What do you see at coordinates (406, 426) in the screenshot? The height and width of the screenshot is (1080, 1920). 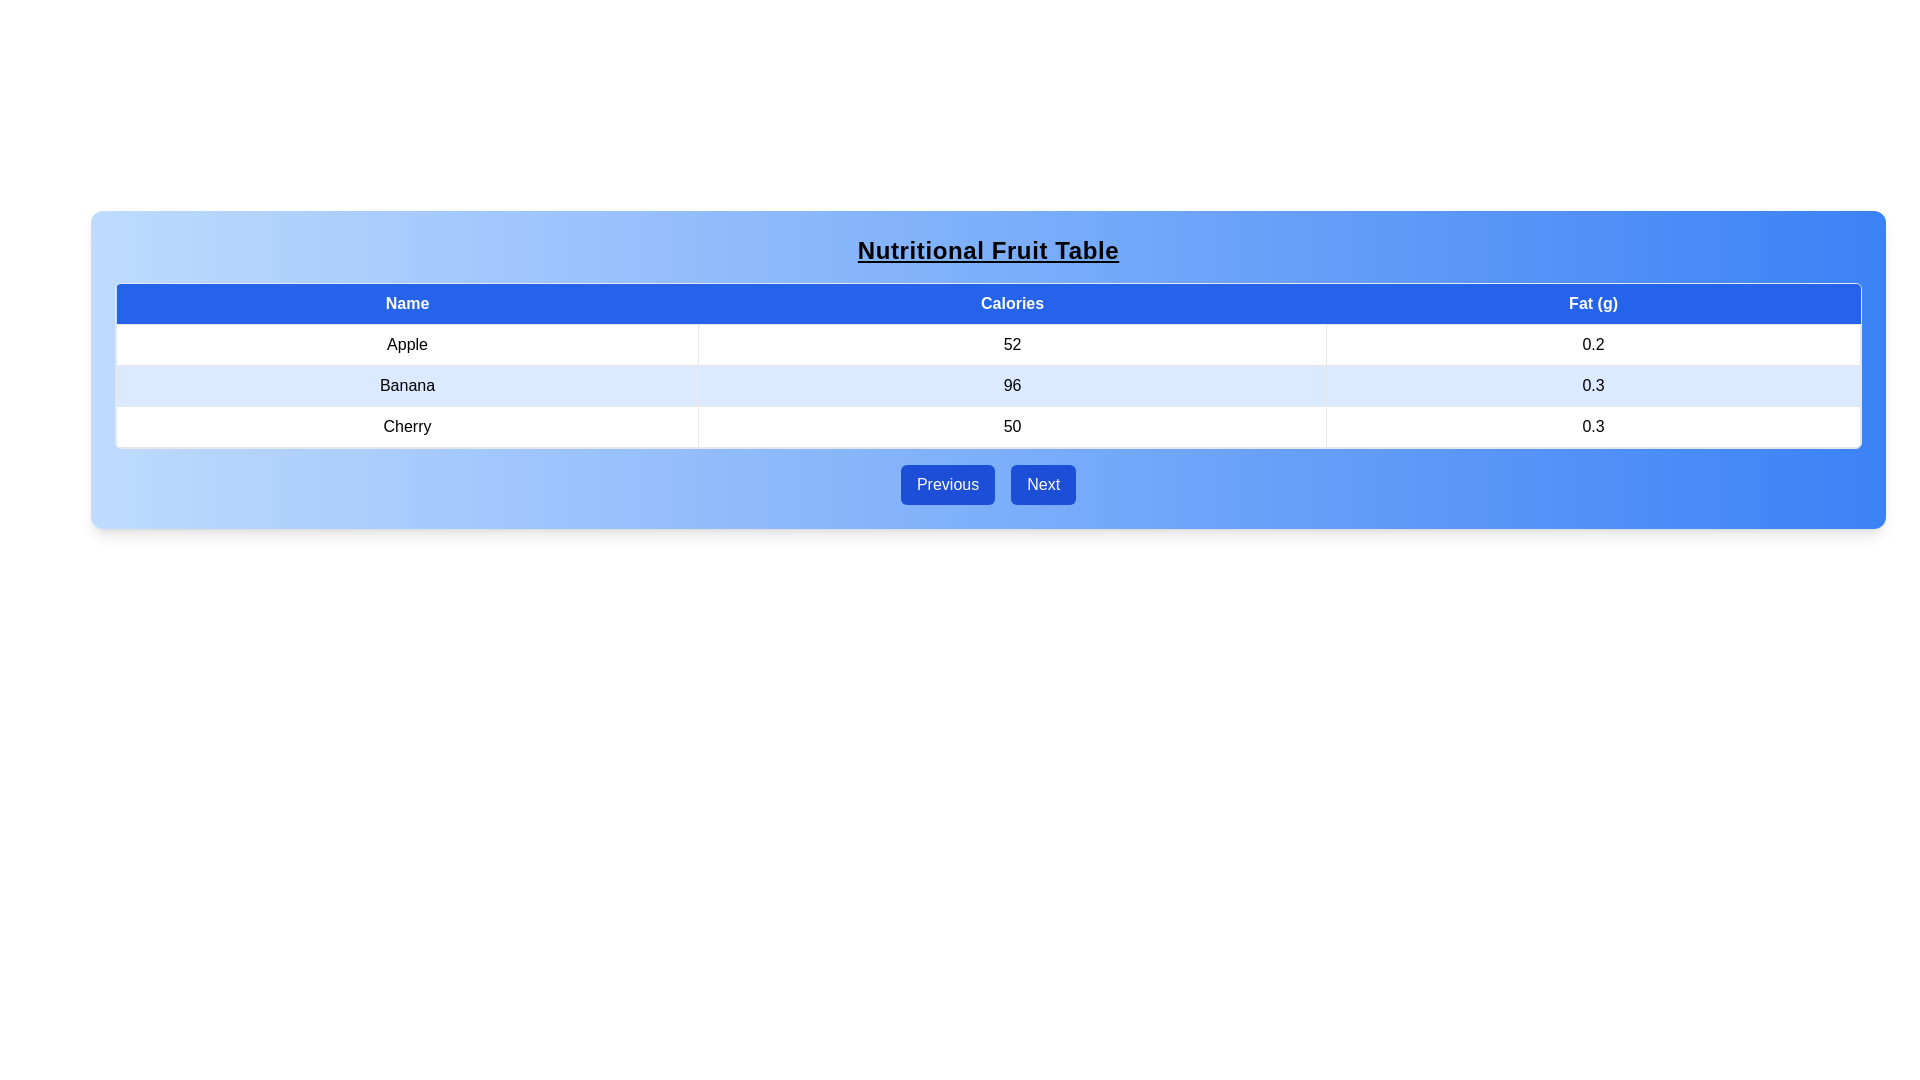 I see `the text label displaying the word 'Cherry' in black text on a white background, located in the leftmost cell of the third row of a table depicting nutritional information about fruits` at bounding box center [406, 426].